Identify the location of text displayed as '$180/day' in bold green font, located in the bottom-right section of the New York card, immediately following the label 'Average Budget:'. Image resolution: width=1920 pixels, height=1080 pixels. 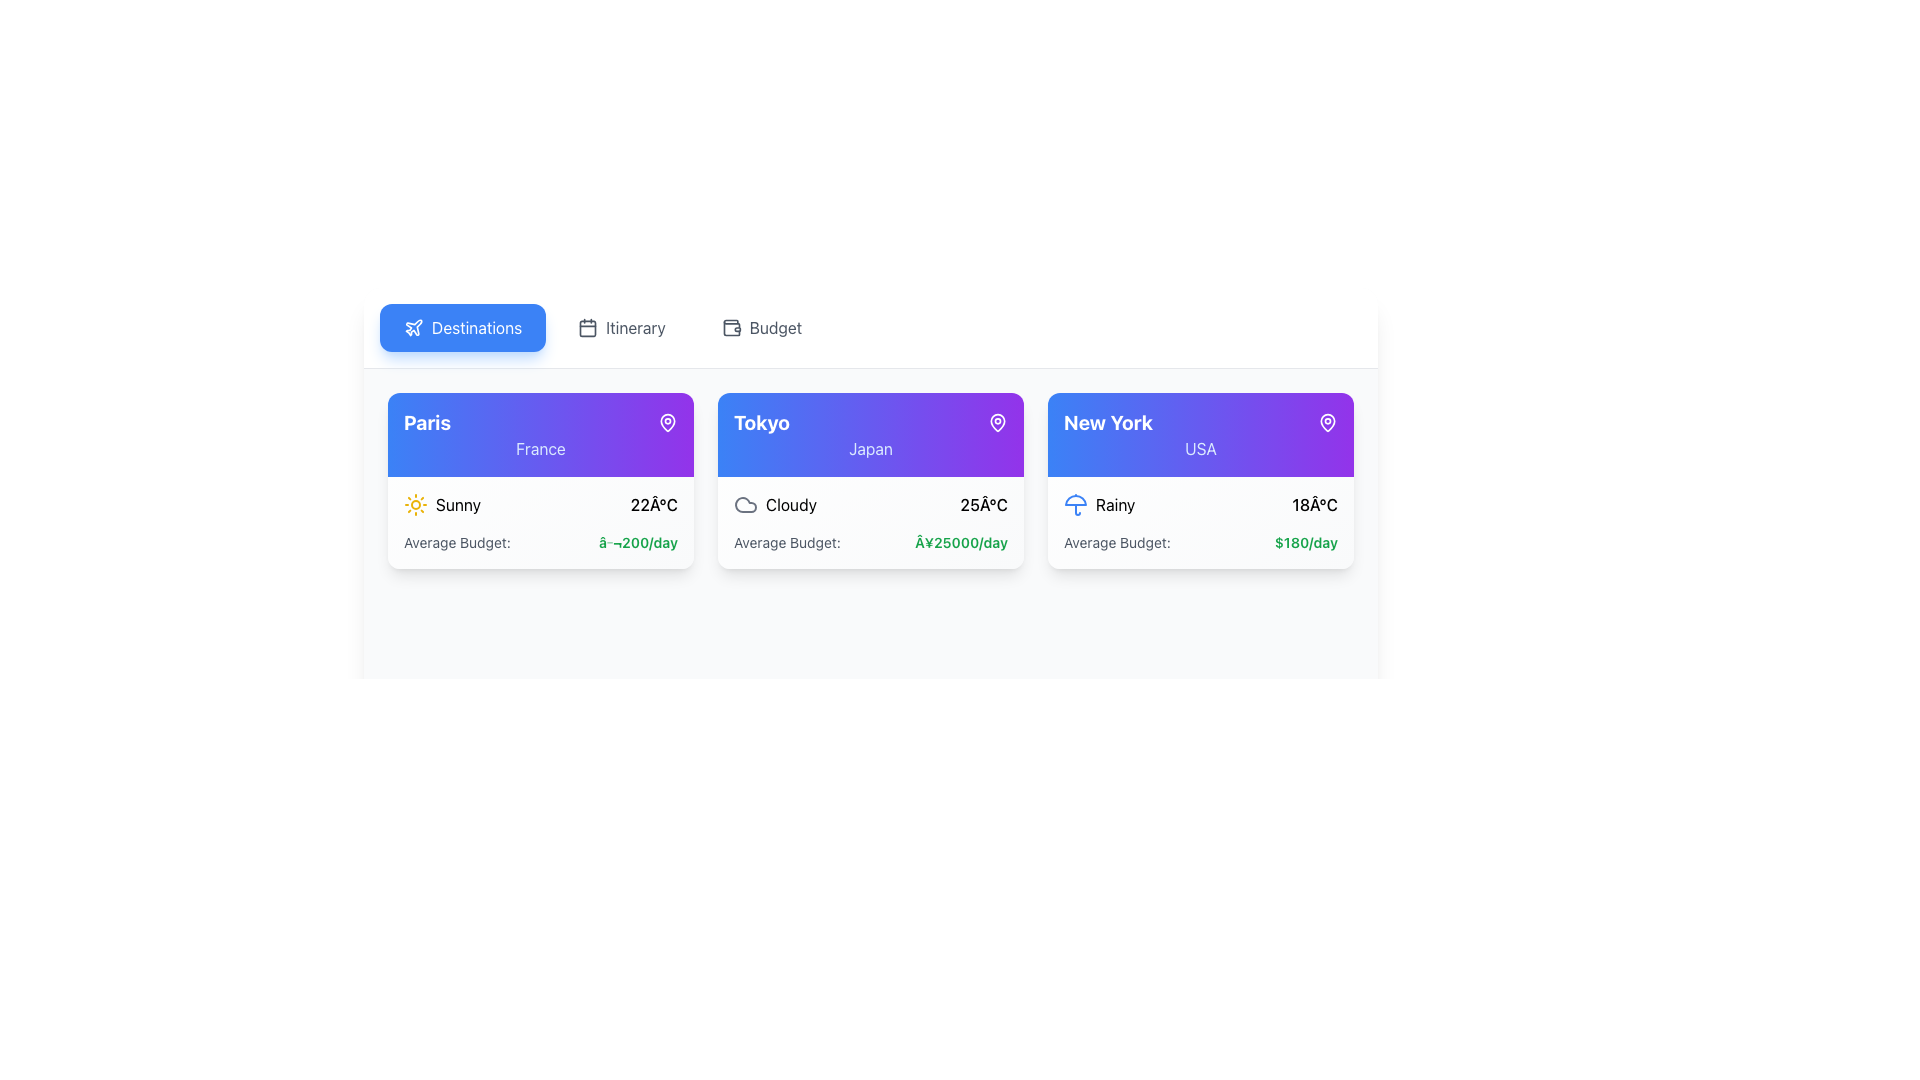
(1306, 543).